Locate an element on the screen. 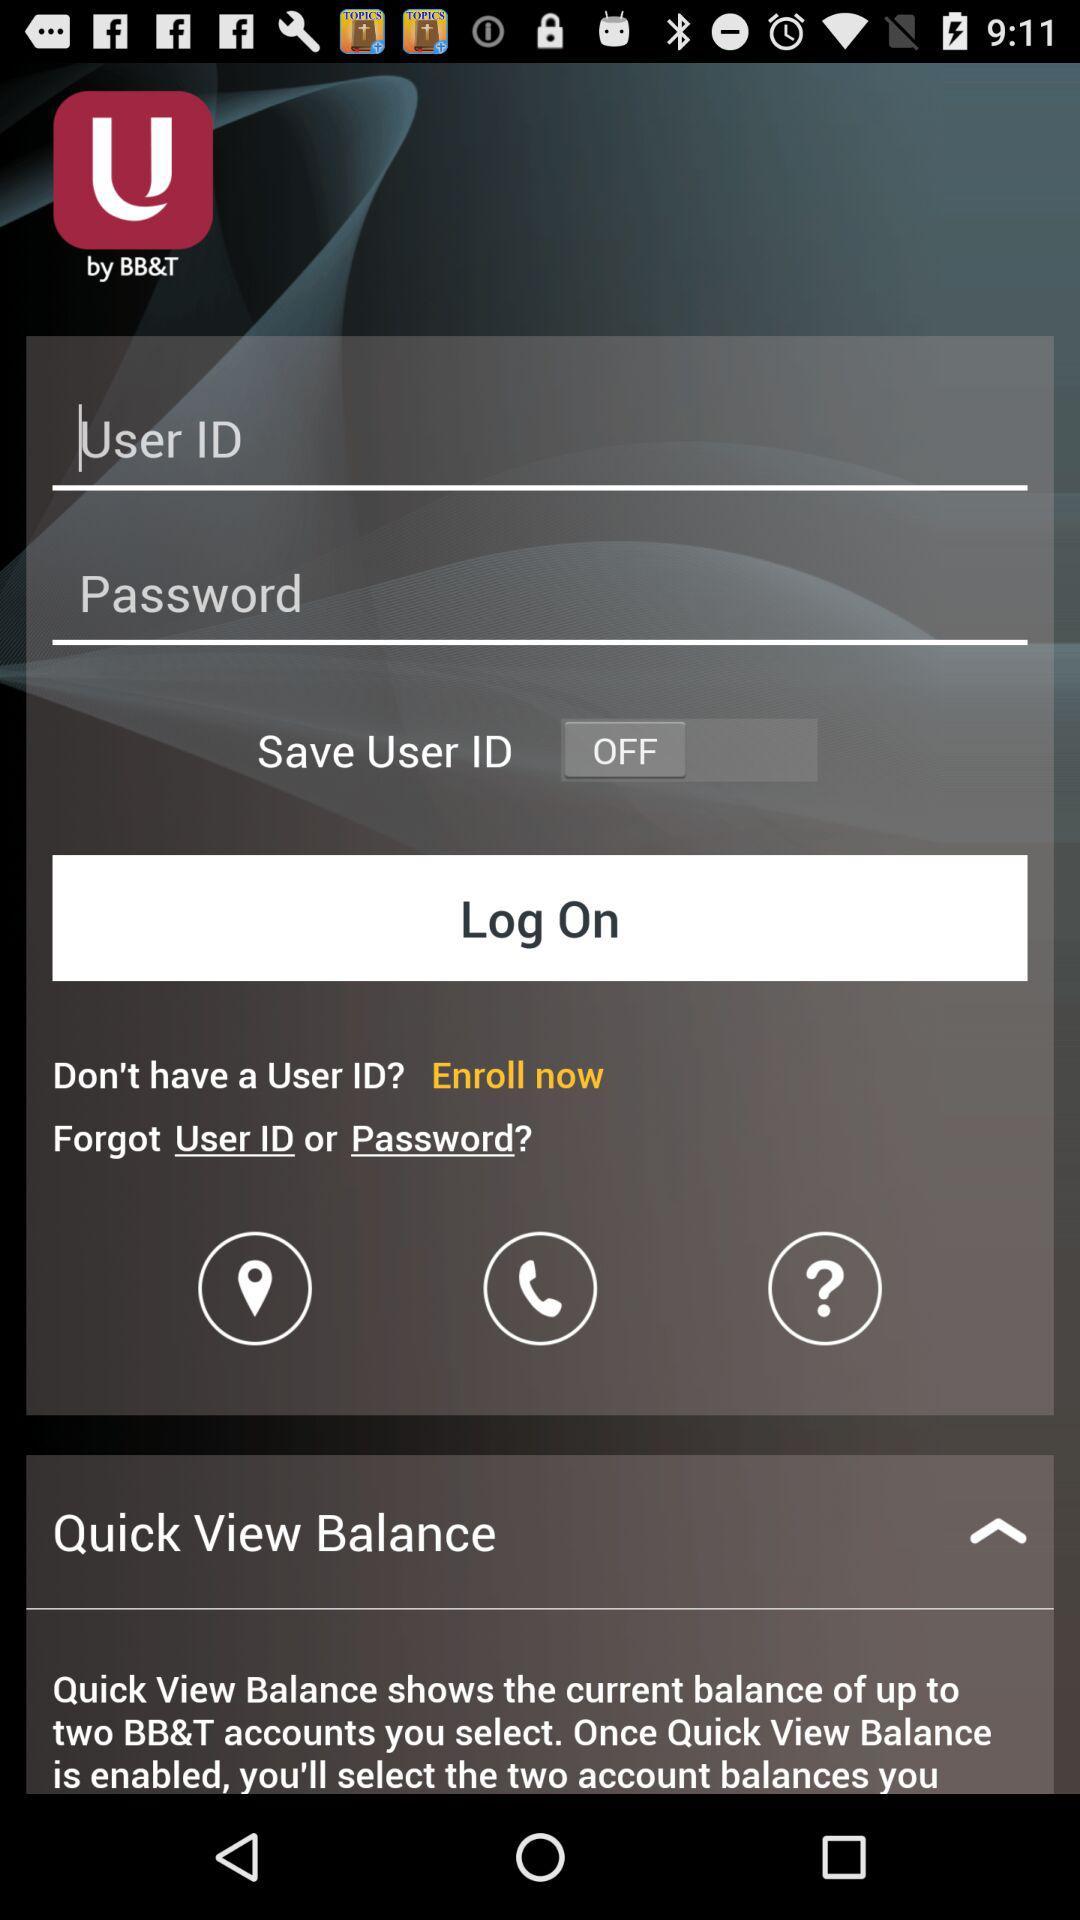 The image size is (1080, 1920). icon above don t have icon is located at coordinates (540, 916).